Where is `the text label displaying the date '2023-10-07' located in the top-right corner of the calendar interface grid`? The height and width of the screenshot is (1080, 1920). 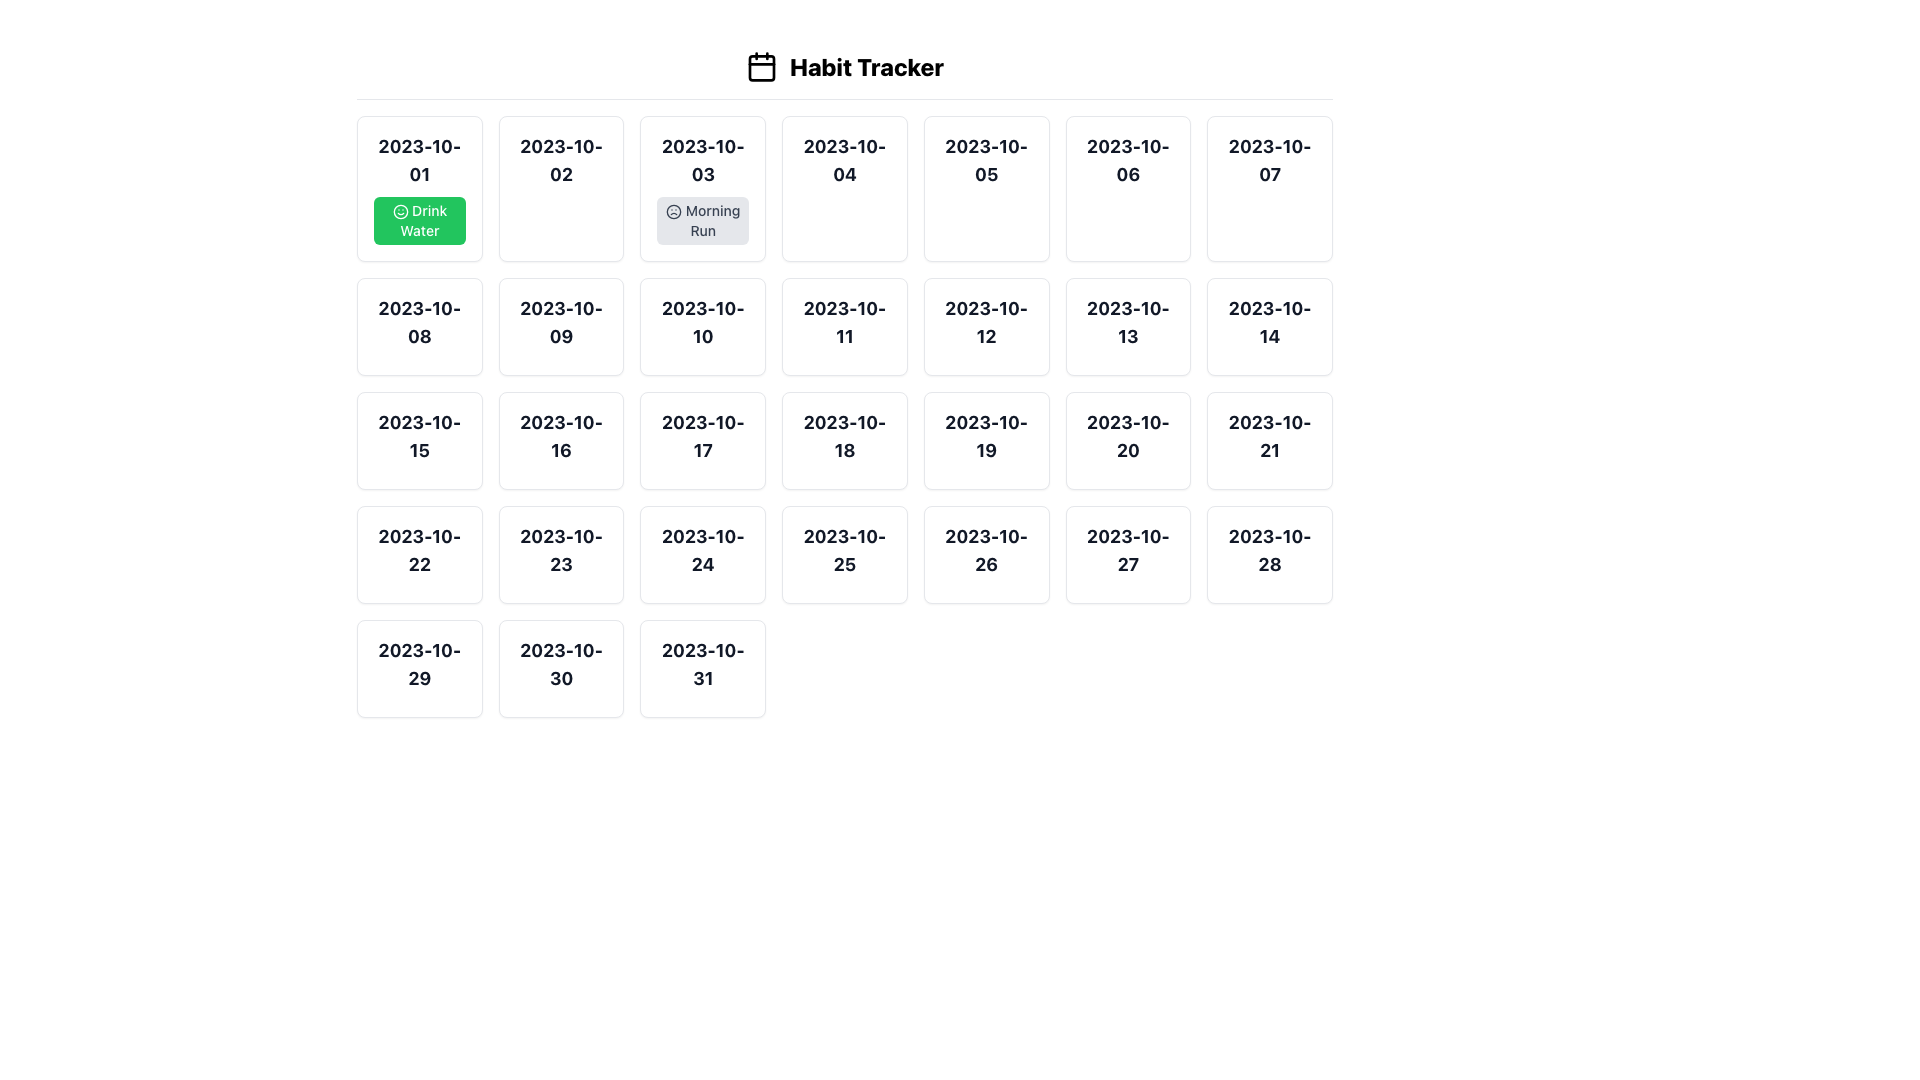 the text label displaying the date '2023-10-07' located in the top-right corner of the calendar interface grid is located at coordinates (1269, 160).